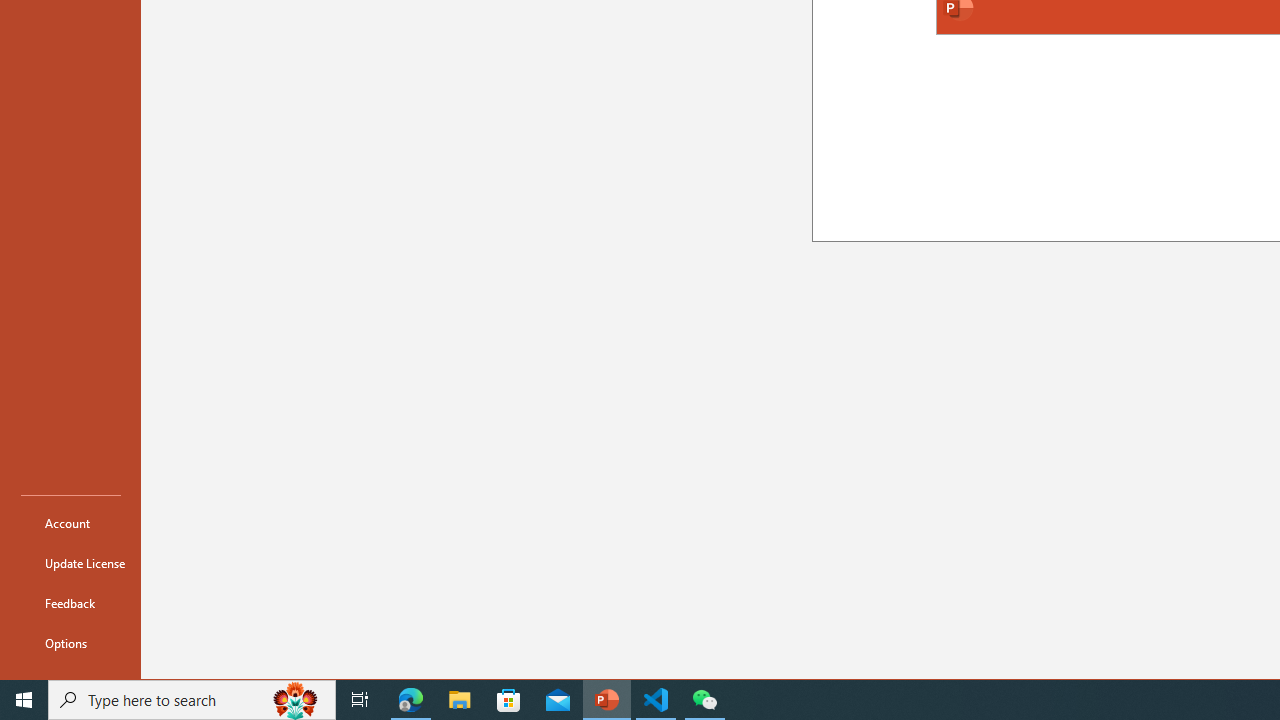 This screenshot has height=720, width=1280. I want to click on 'Account', so click(71, 522).